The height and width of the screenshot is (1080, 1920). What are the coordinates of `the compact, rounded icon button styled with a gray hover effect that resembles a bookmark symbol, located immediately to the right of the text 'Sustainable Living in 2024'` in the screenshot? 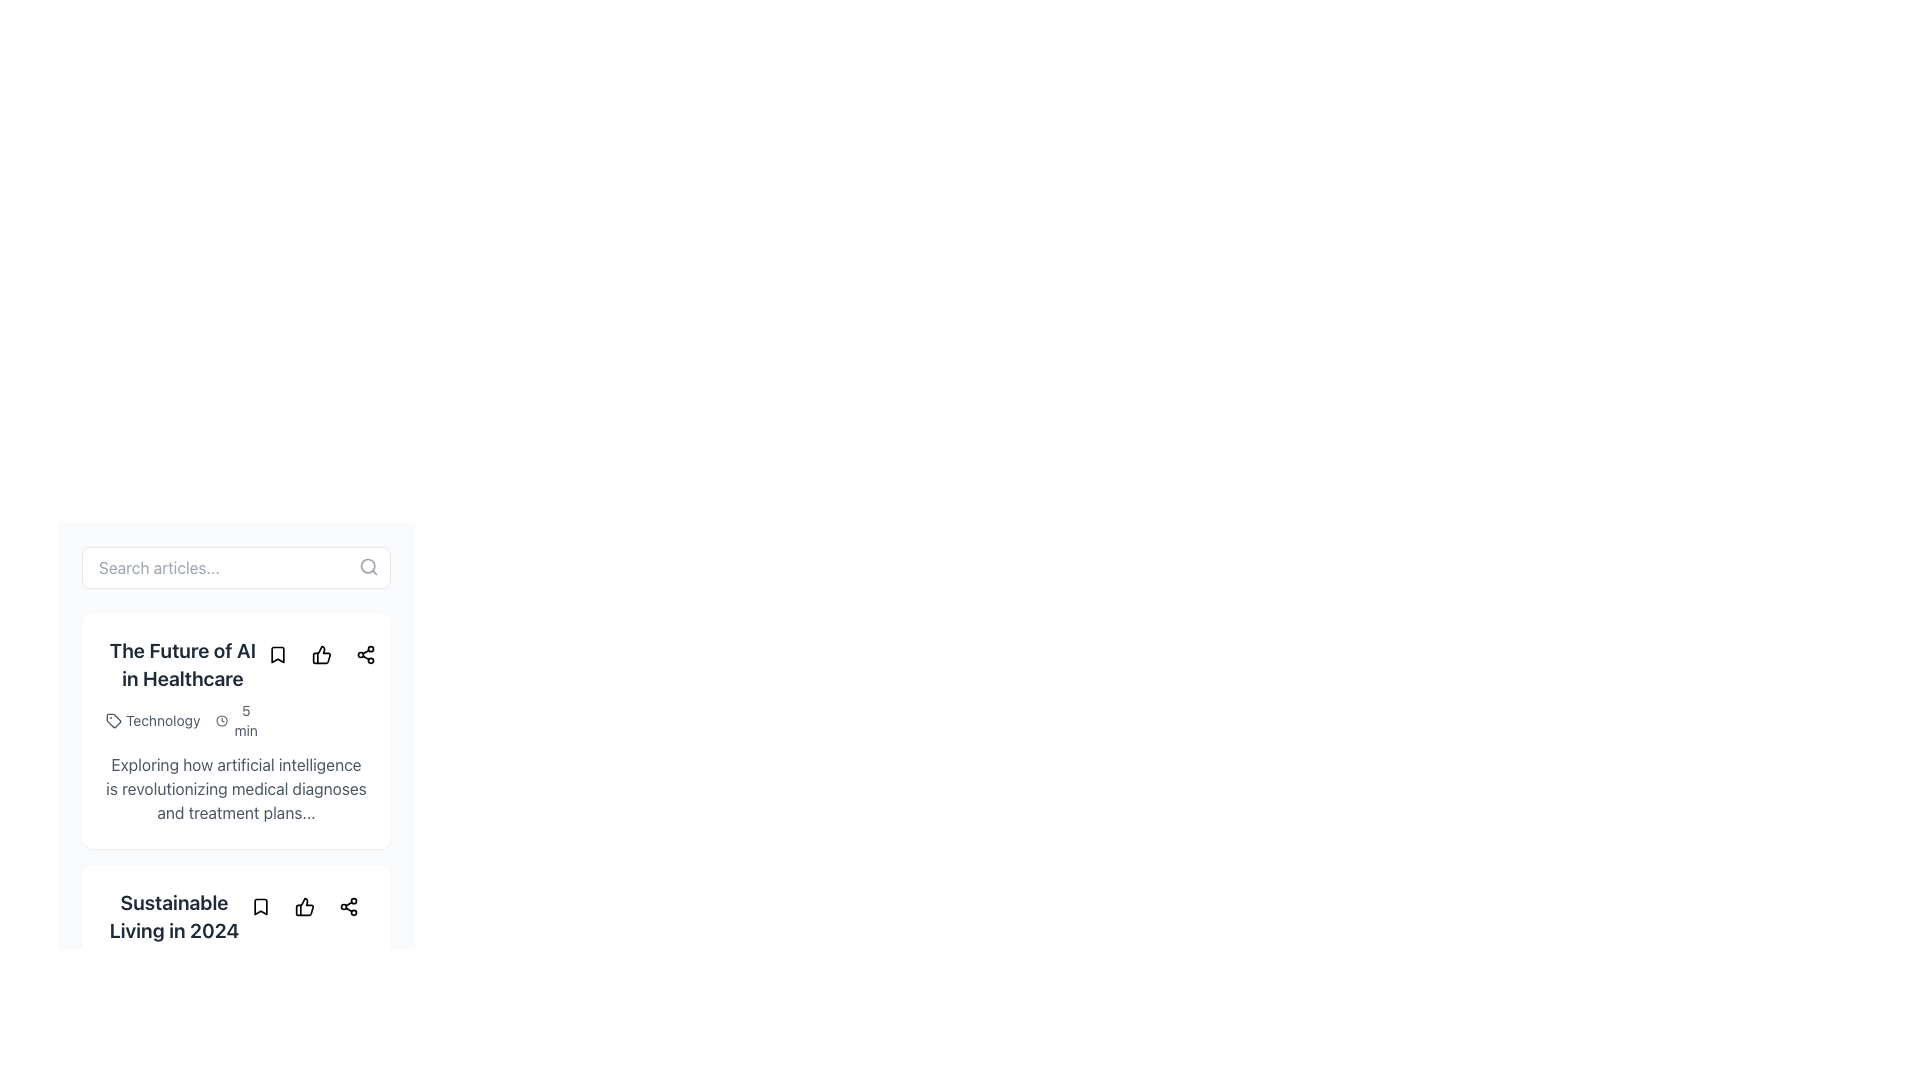 It's located at (259, 906).